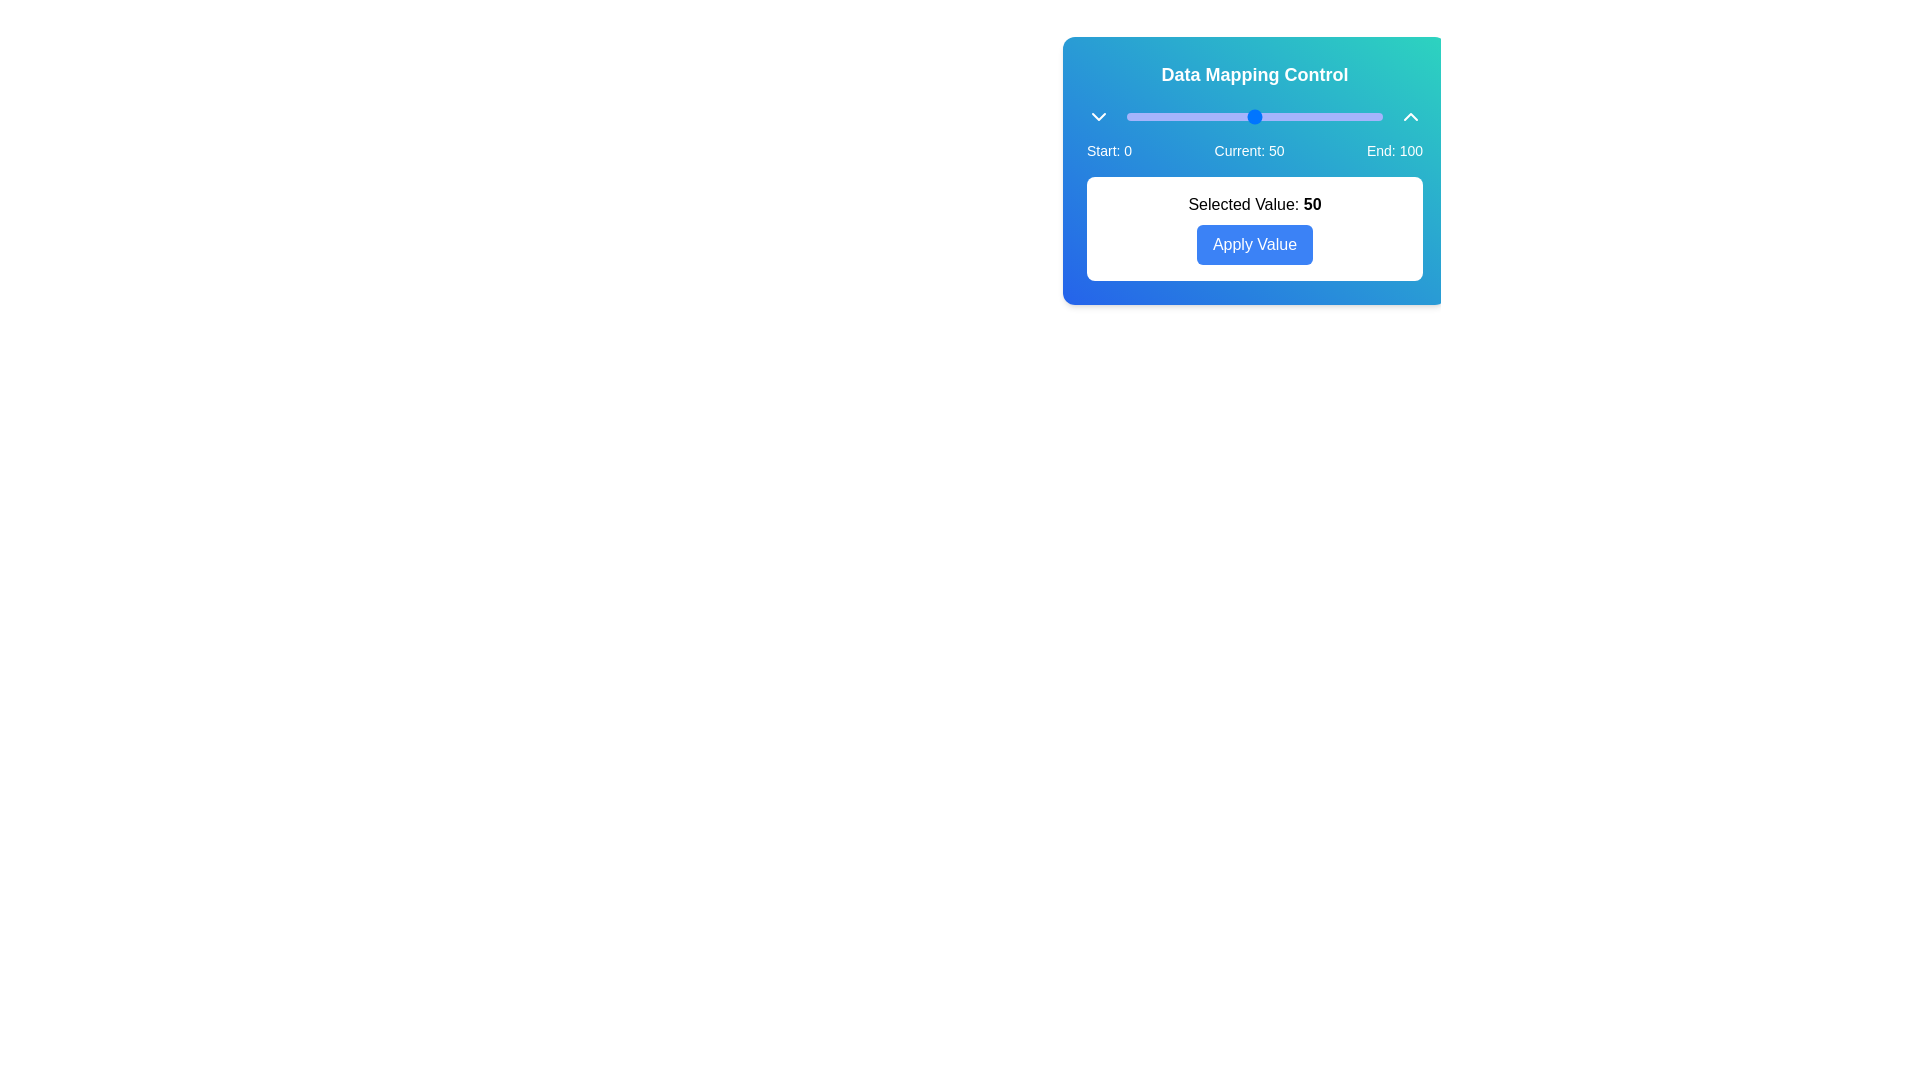 The width and height of the screenshot is (1920, 1080). Describe the element at coordinates (1228, 112) in the screenshot. I see `slider value` at that location.